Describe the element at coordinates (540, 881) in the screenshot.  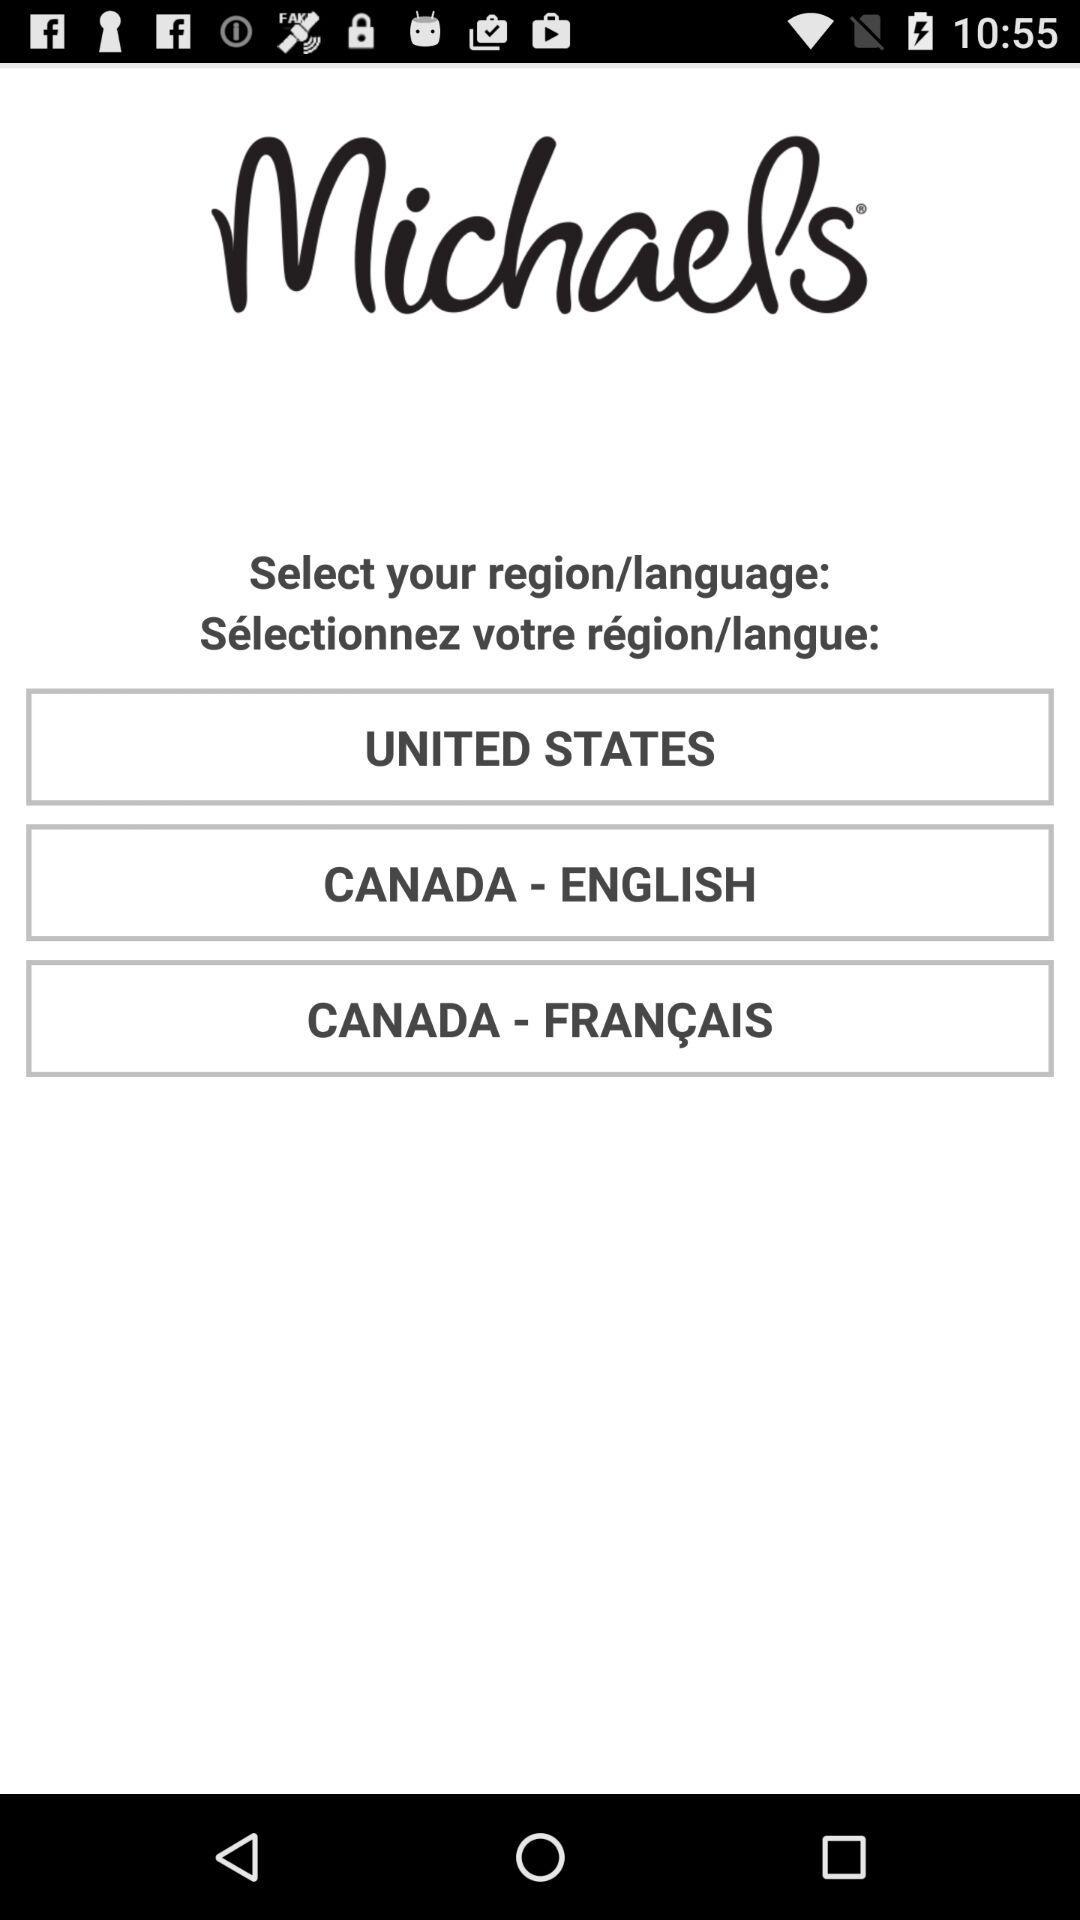
I see `the item below united states` at that location.